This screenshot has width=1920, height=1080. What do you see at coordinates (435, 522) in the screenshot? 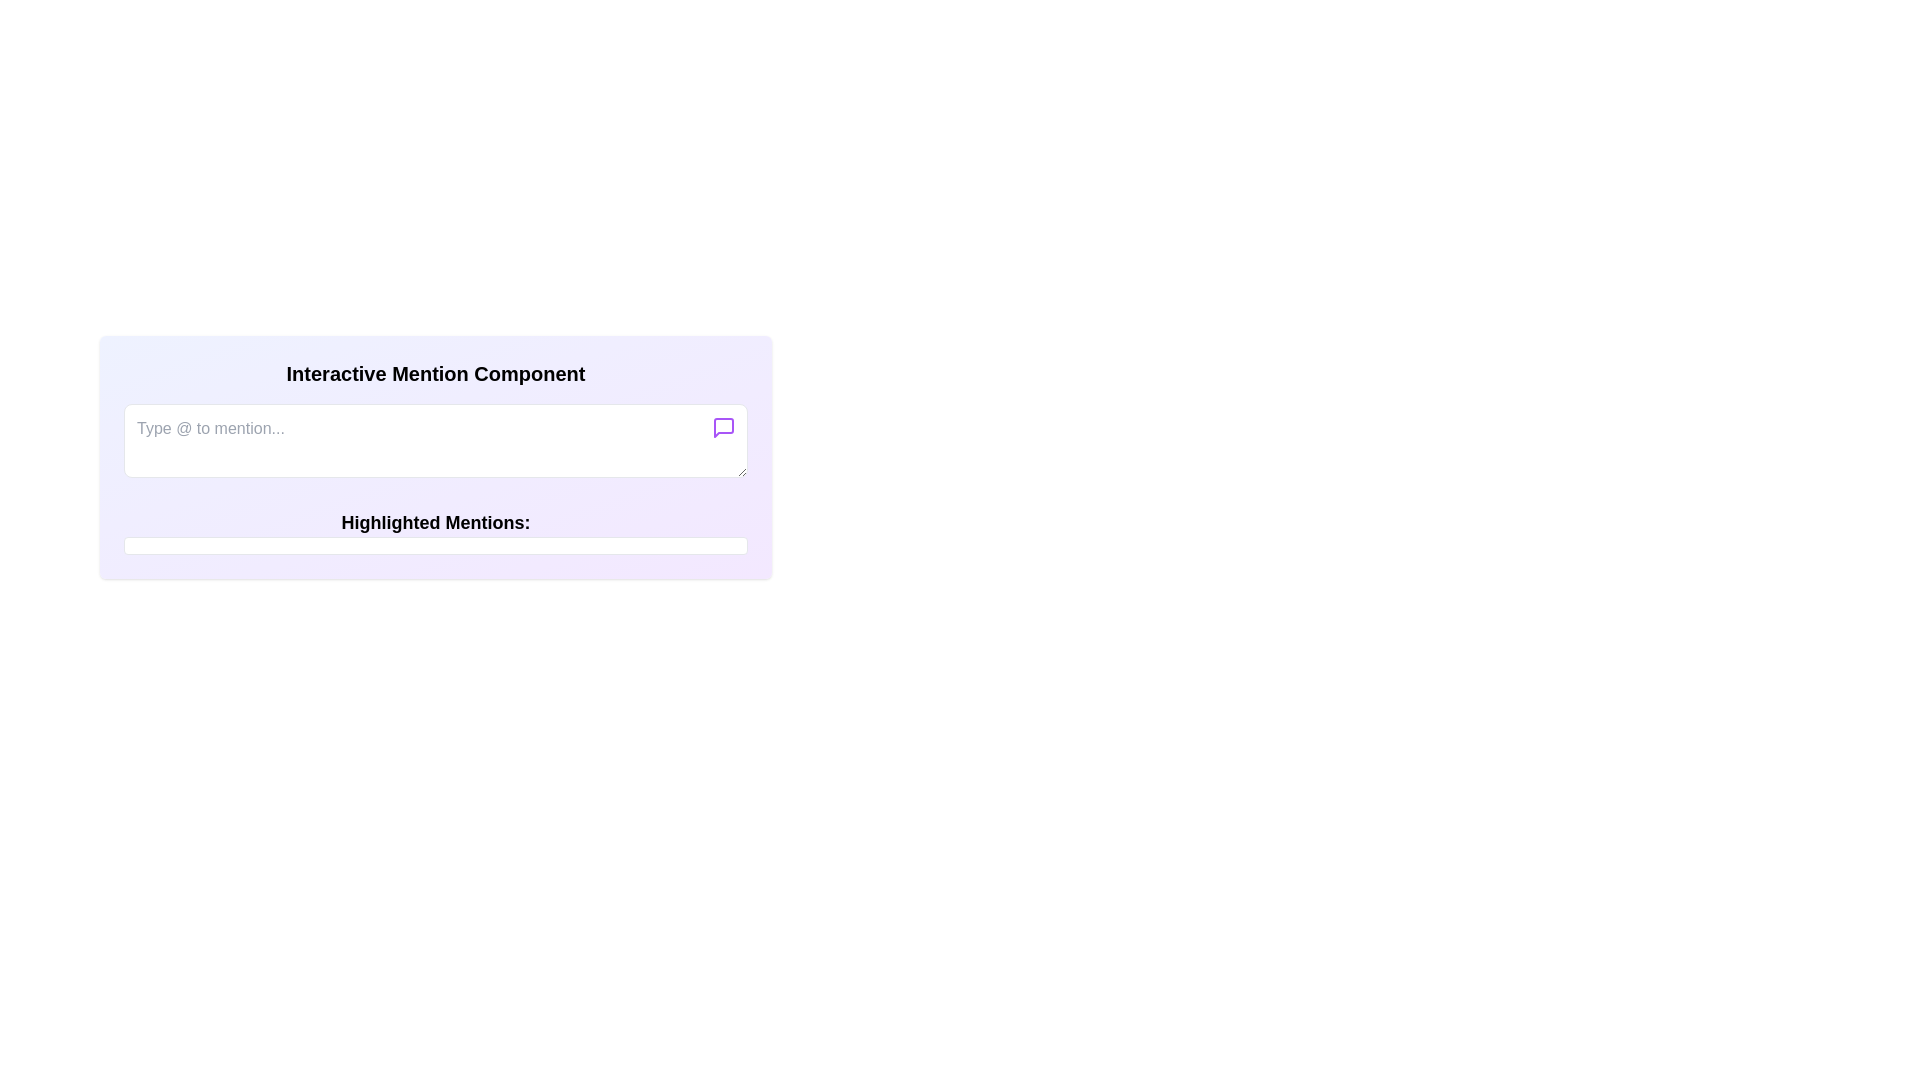
I see `the Text label that introduces or identifies a section related` at bounding box center [435, 522].